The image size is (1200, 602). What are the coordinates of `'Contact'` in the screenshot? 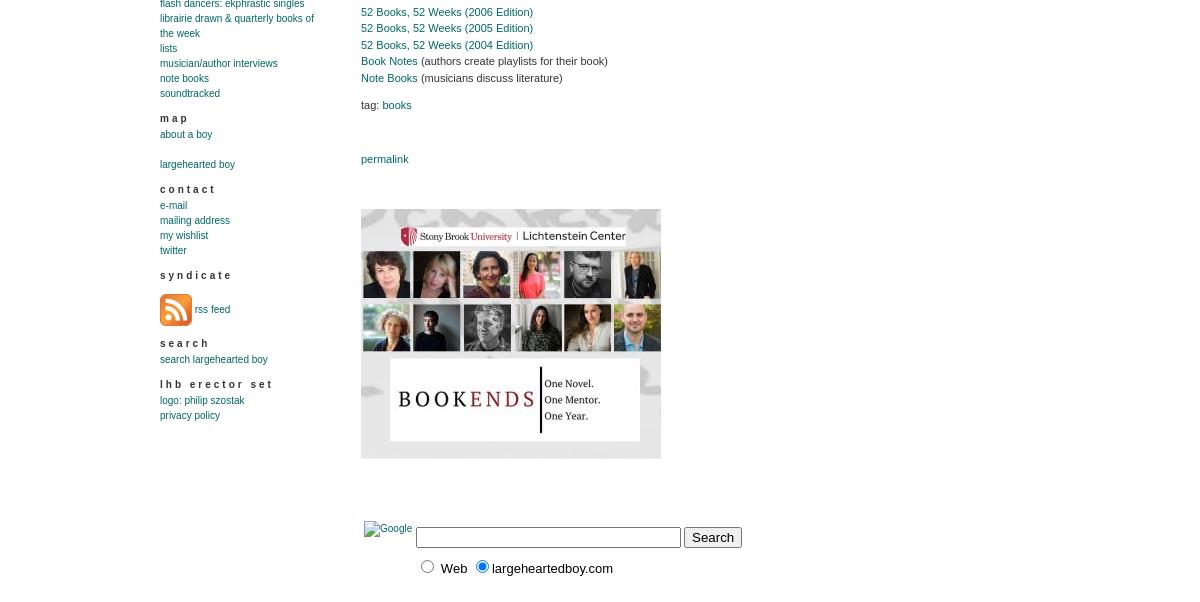 It's located at (158, 189).